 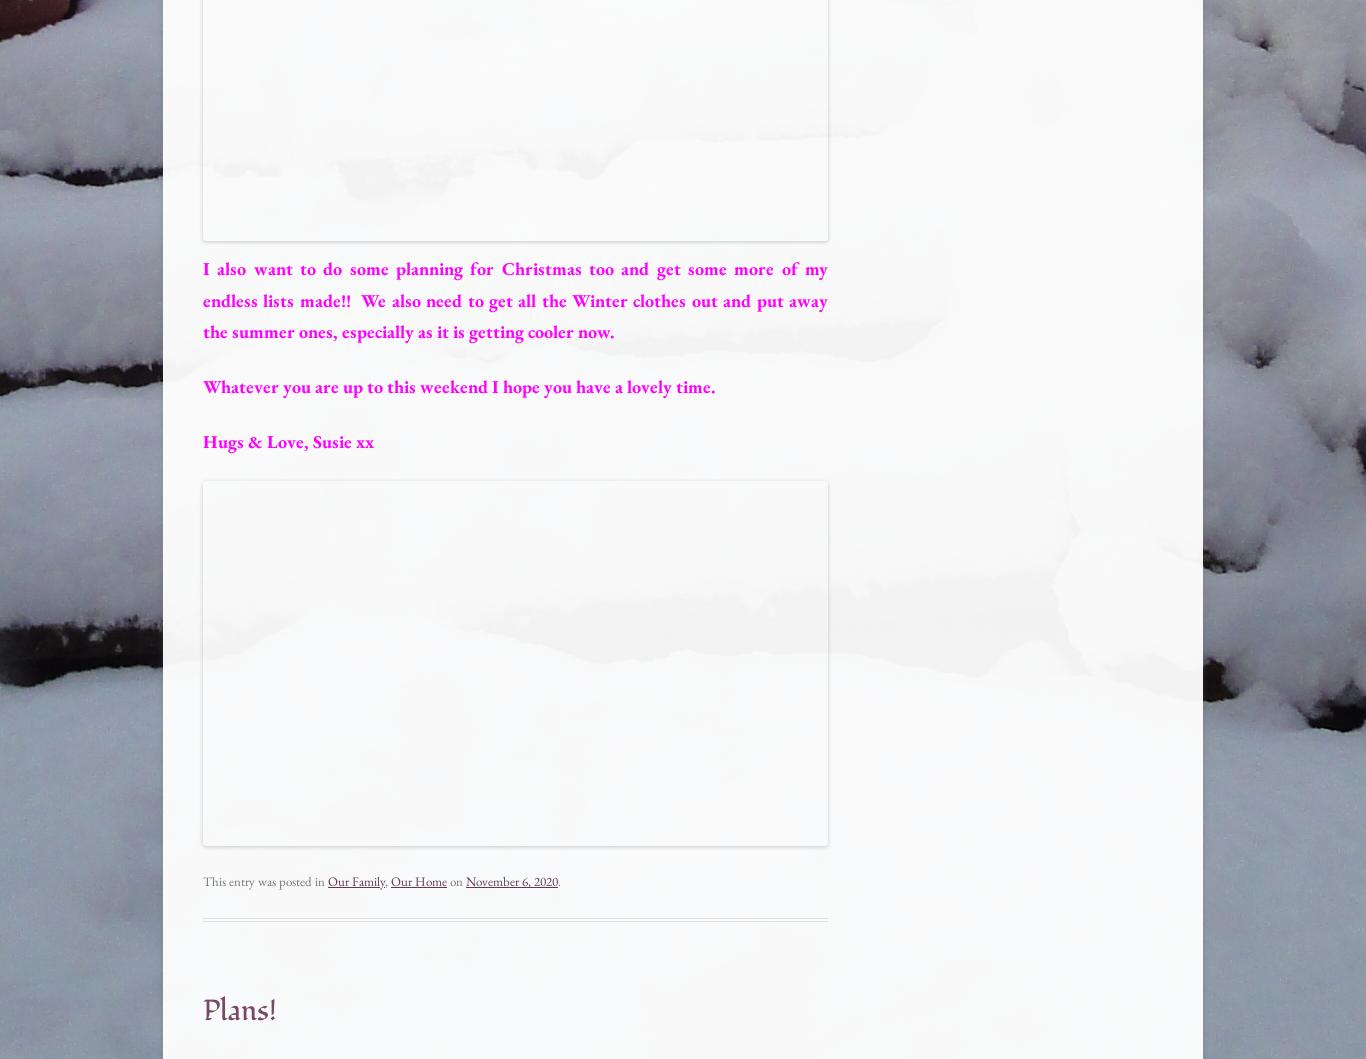 What do you see at coordinates (417, 881) in the screenshot?
I see `'Our Home'` at bounding box center [417, 881].